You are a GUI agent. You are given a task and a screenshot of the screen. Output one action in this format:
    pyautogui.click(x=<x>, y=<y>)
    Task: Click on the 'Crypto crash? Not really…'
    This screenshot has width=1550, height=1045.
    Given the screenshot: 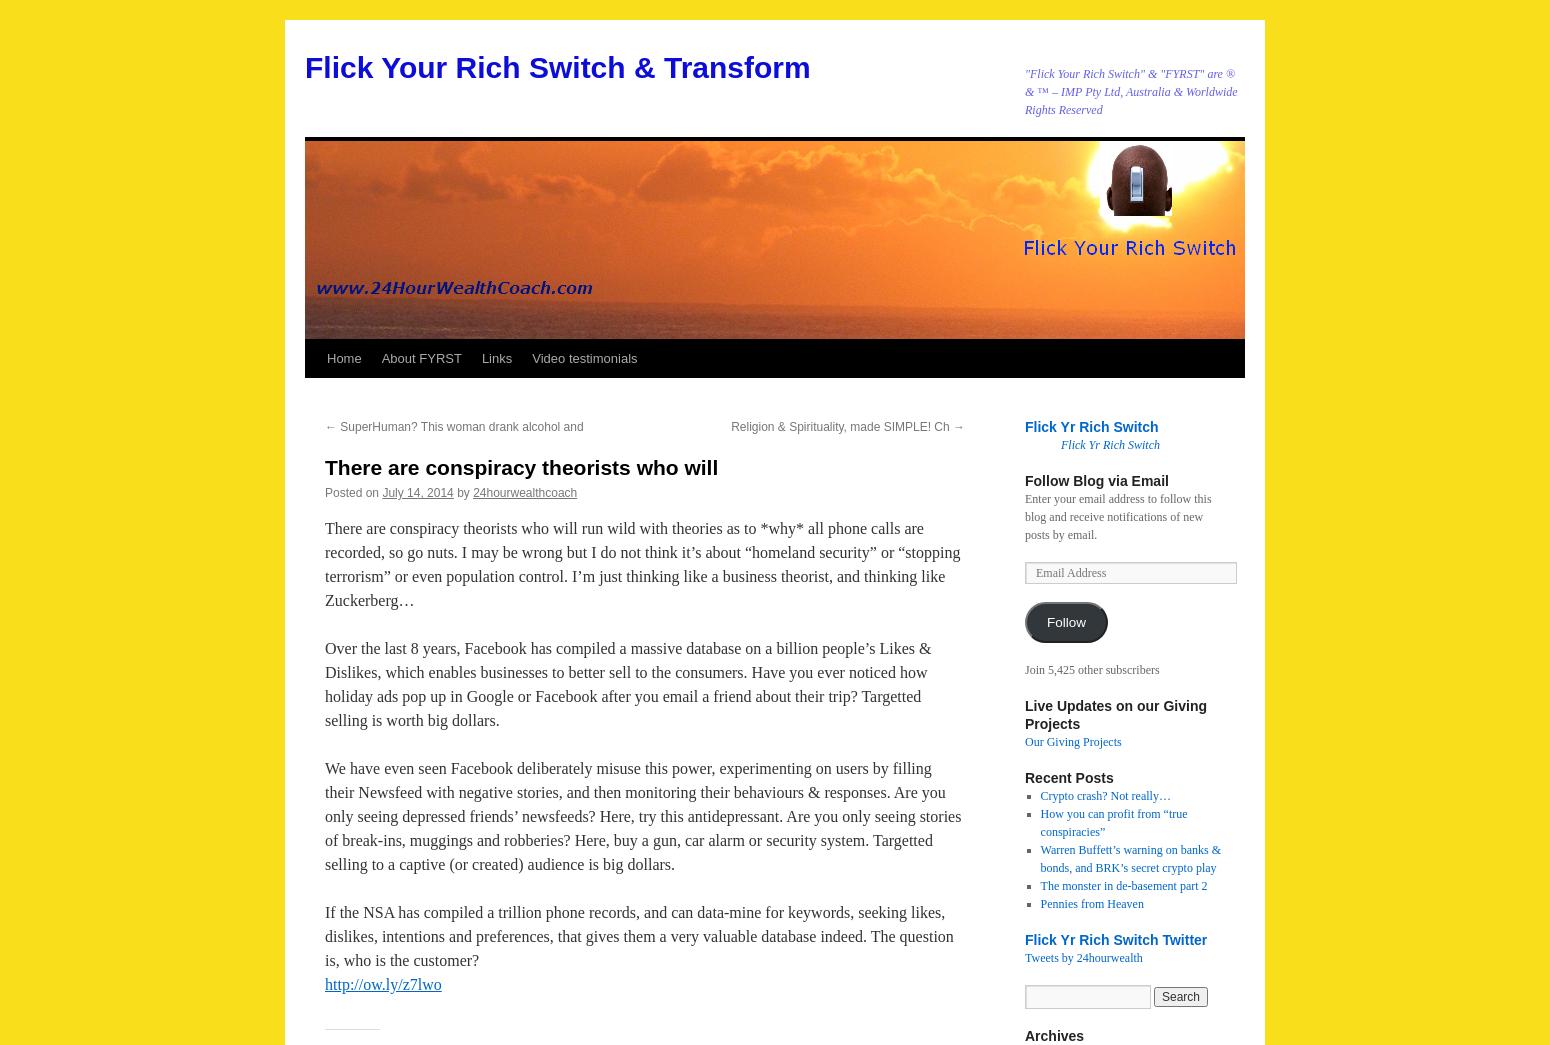 What is the action you would take?
    pyautogui.click(x=1103, y=795)
    